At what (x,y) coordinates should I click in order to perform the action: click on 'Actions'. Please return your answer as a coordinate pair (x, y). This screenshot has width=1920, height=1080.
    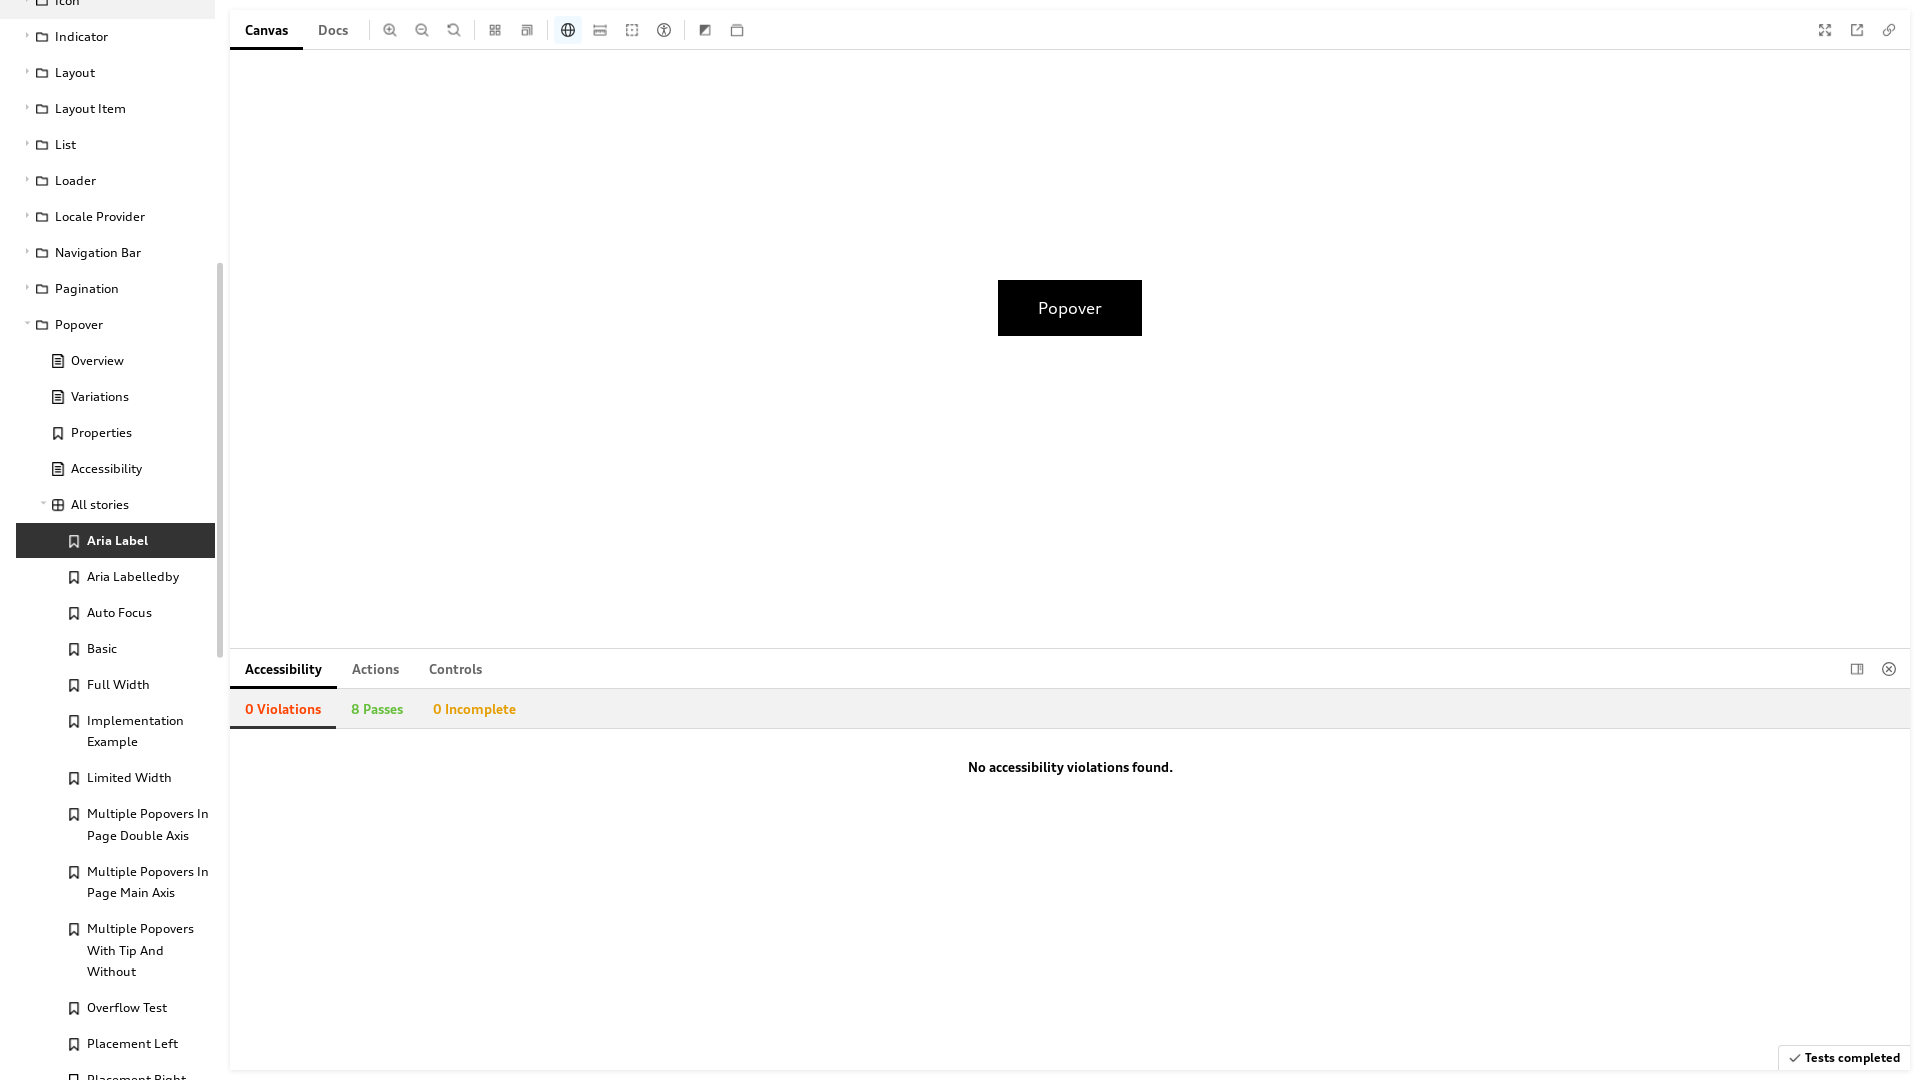
    Looking at the image, I should click on (375, 668).